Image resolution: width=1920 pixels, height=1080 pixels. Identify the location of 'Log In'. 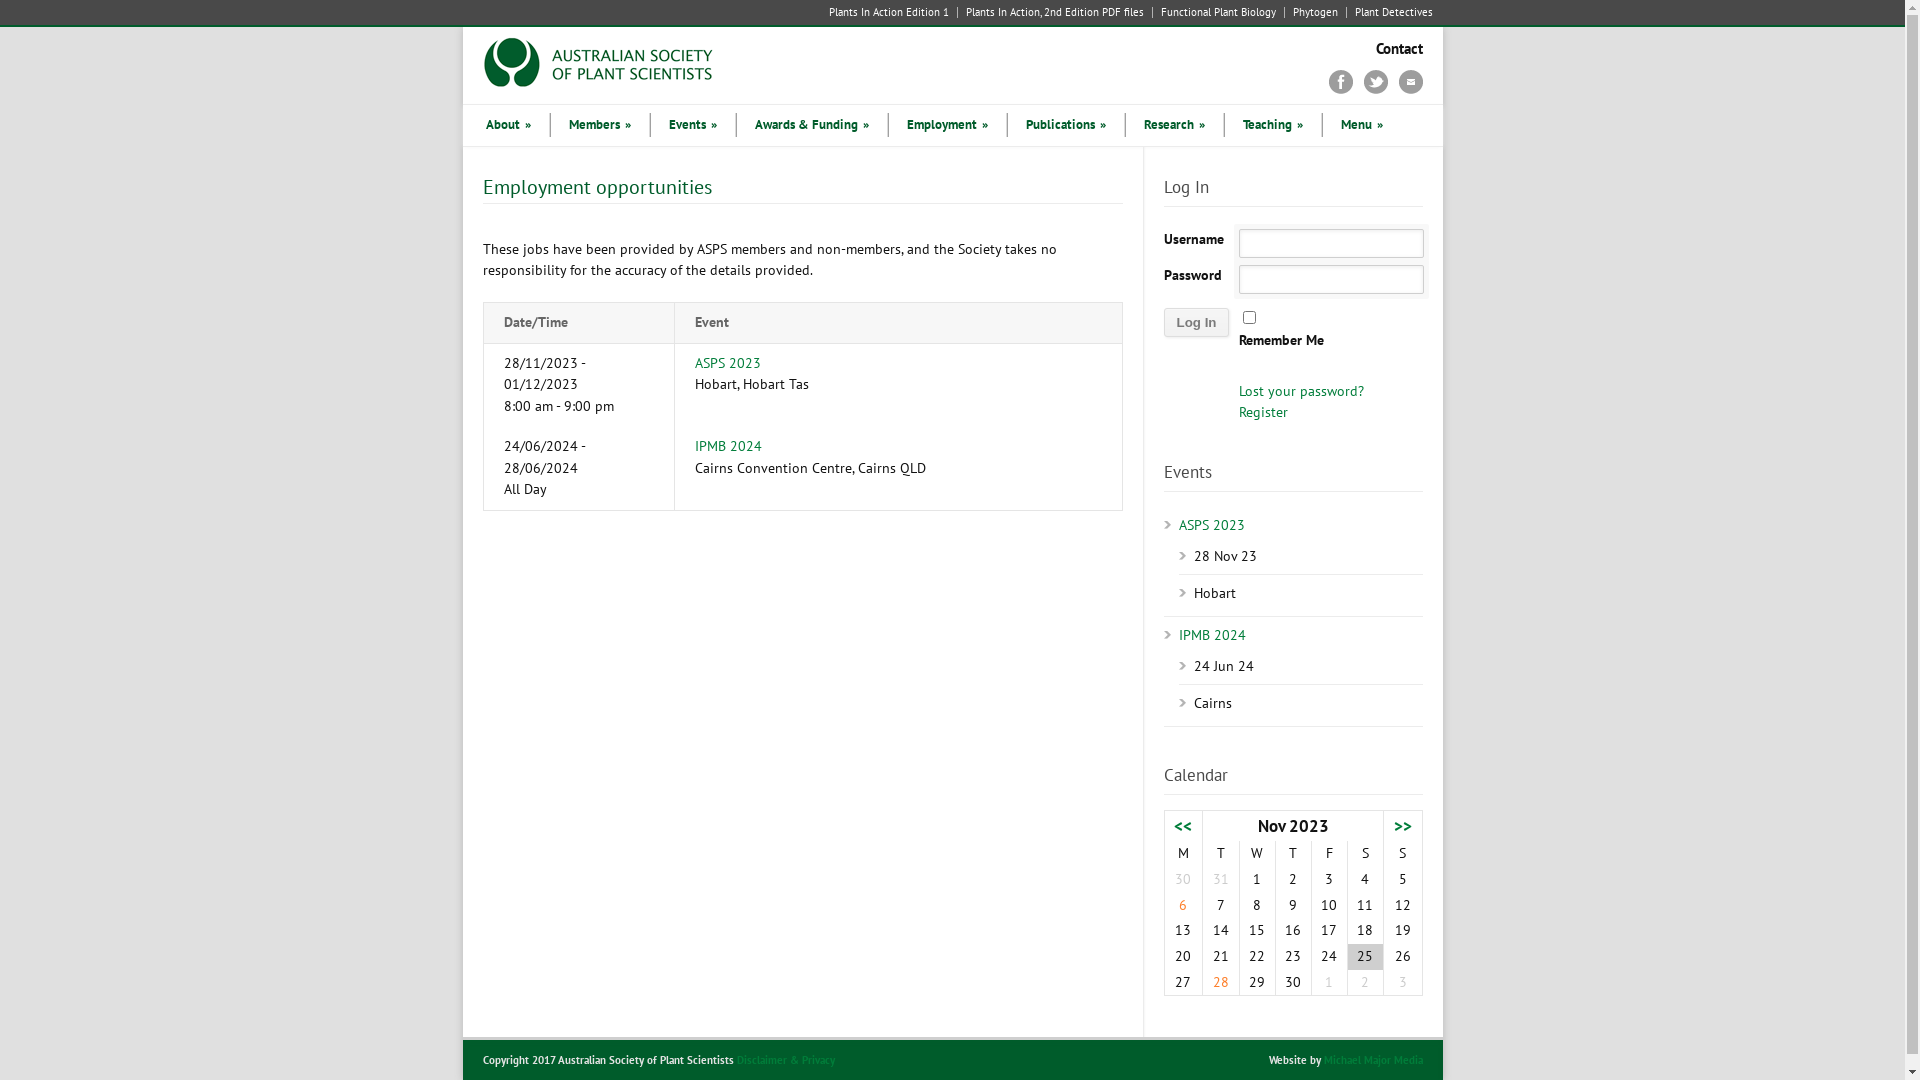
(1196, 321).